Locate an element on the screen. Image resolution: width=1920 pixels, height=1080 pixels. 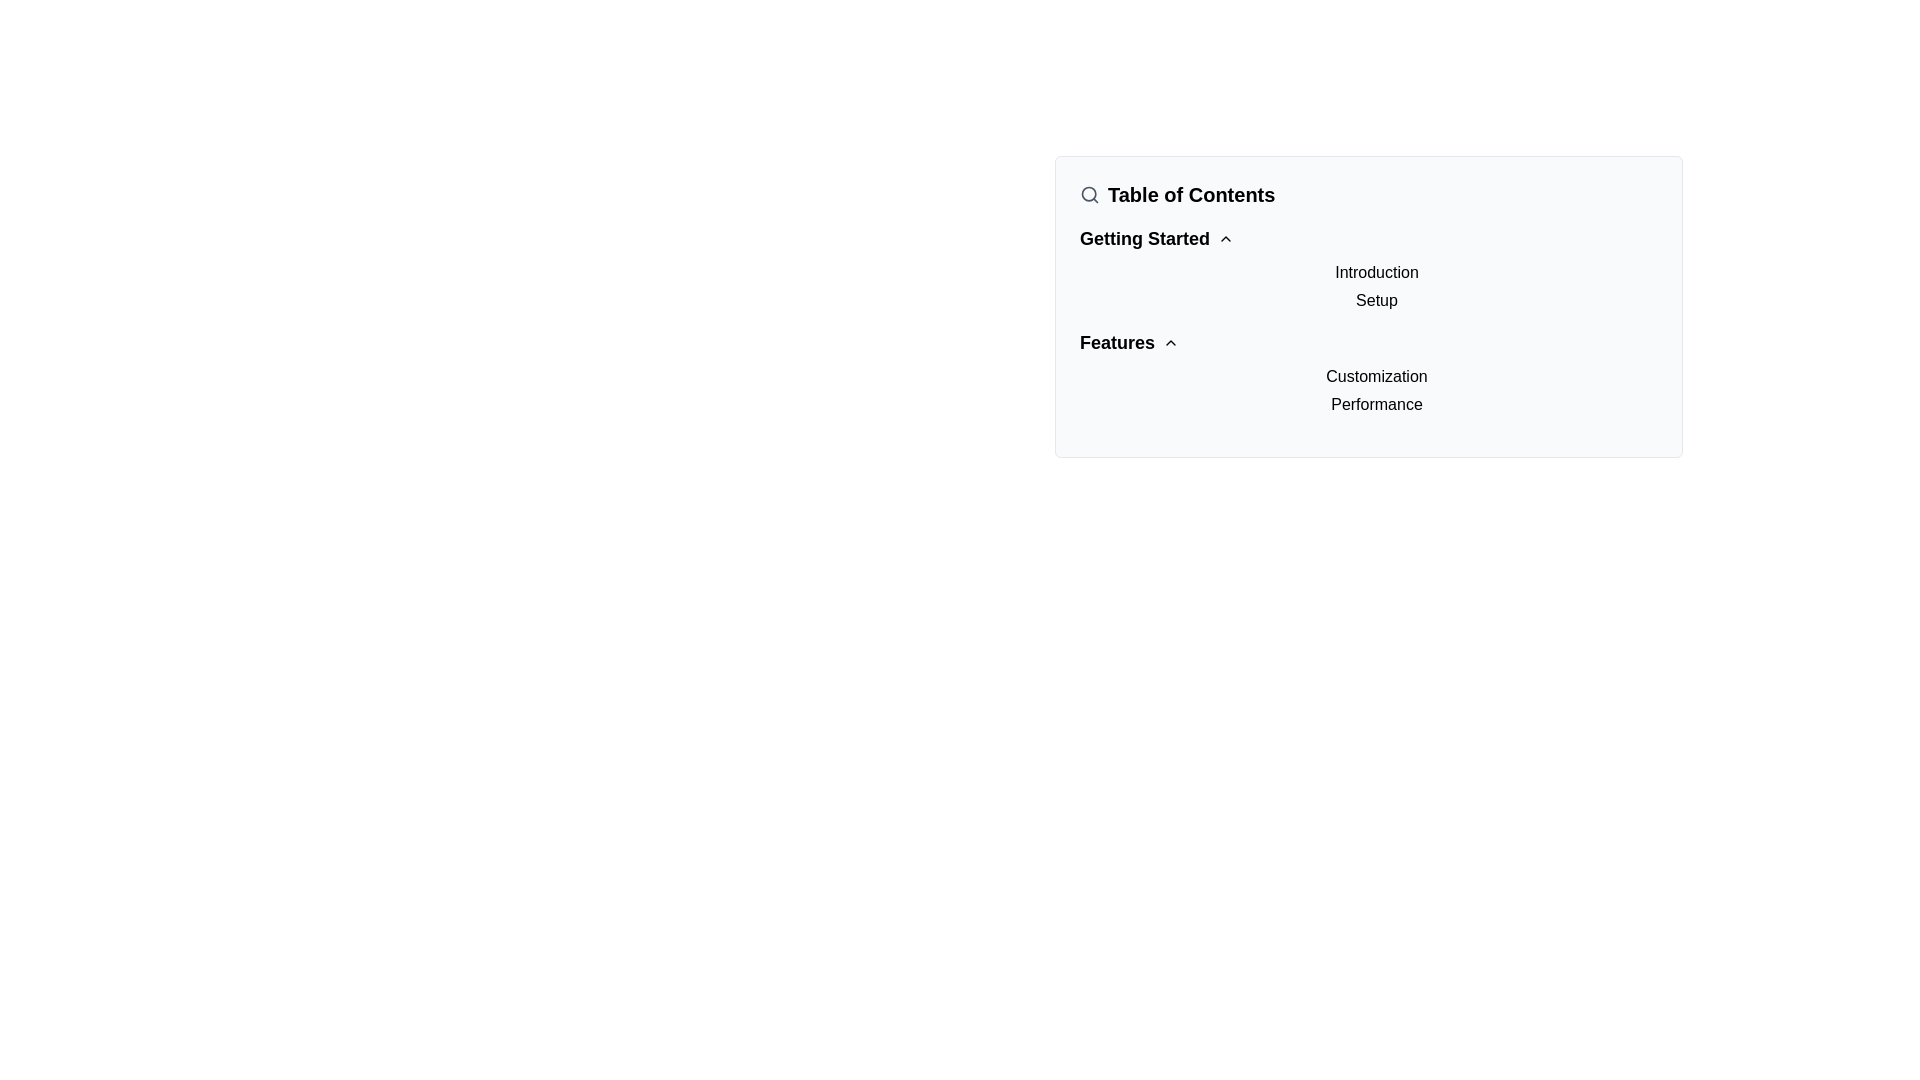
the 'Customization' entry in the Sub-list content section located under the 'Features' header of the 'Table of Contents' is located at coordinates (1367, 373).